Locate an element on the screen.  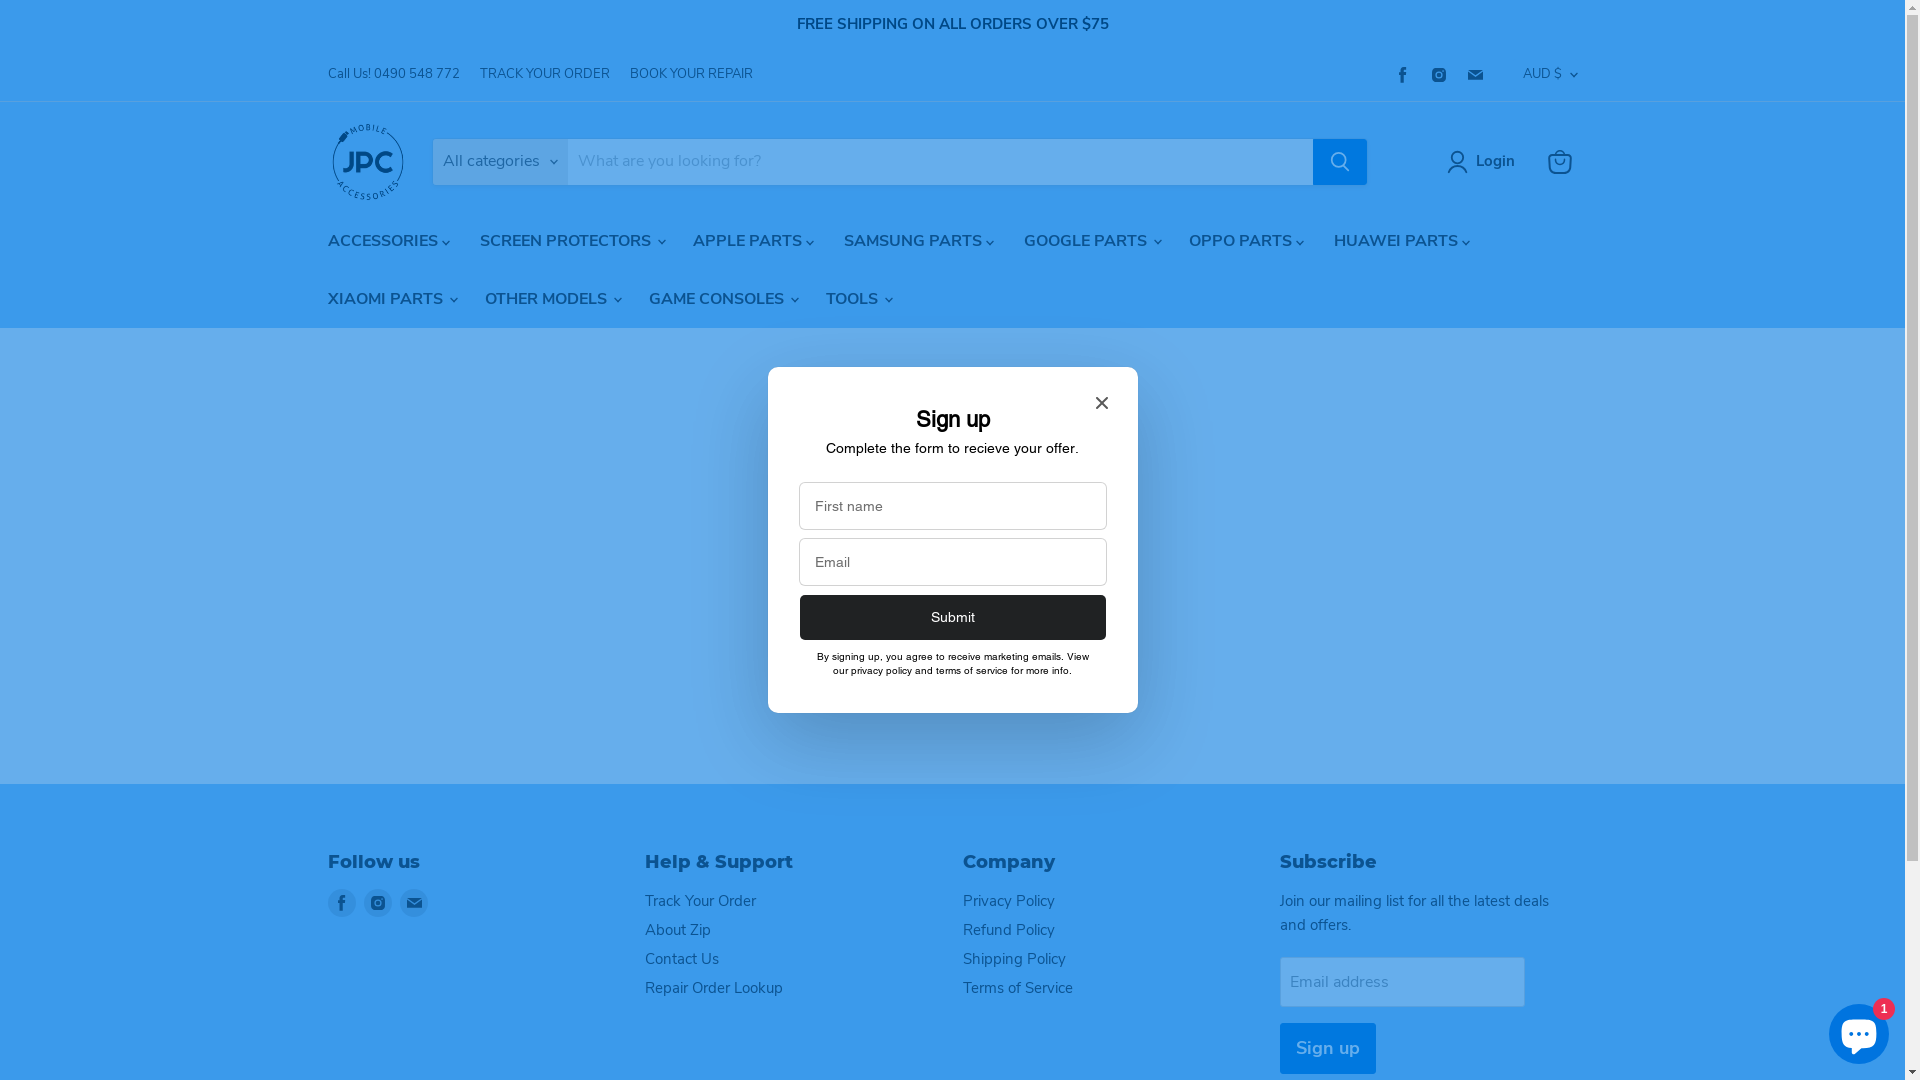
'Track Your Order' is located at coordinates (644, 901).